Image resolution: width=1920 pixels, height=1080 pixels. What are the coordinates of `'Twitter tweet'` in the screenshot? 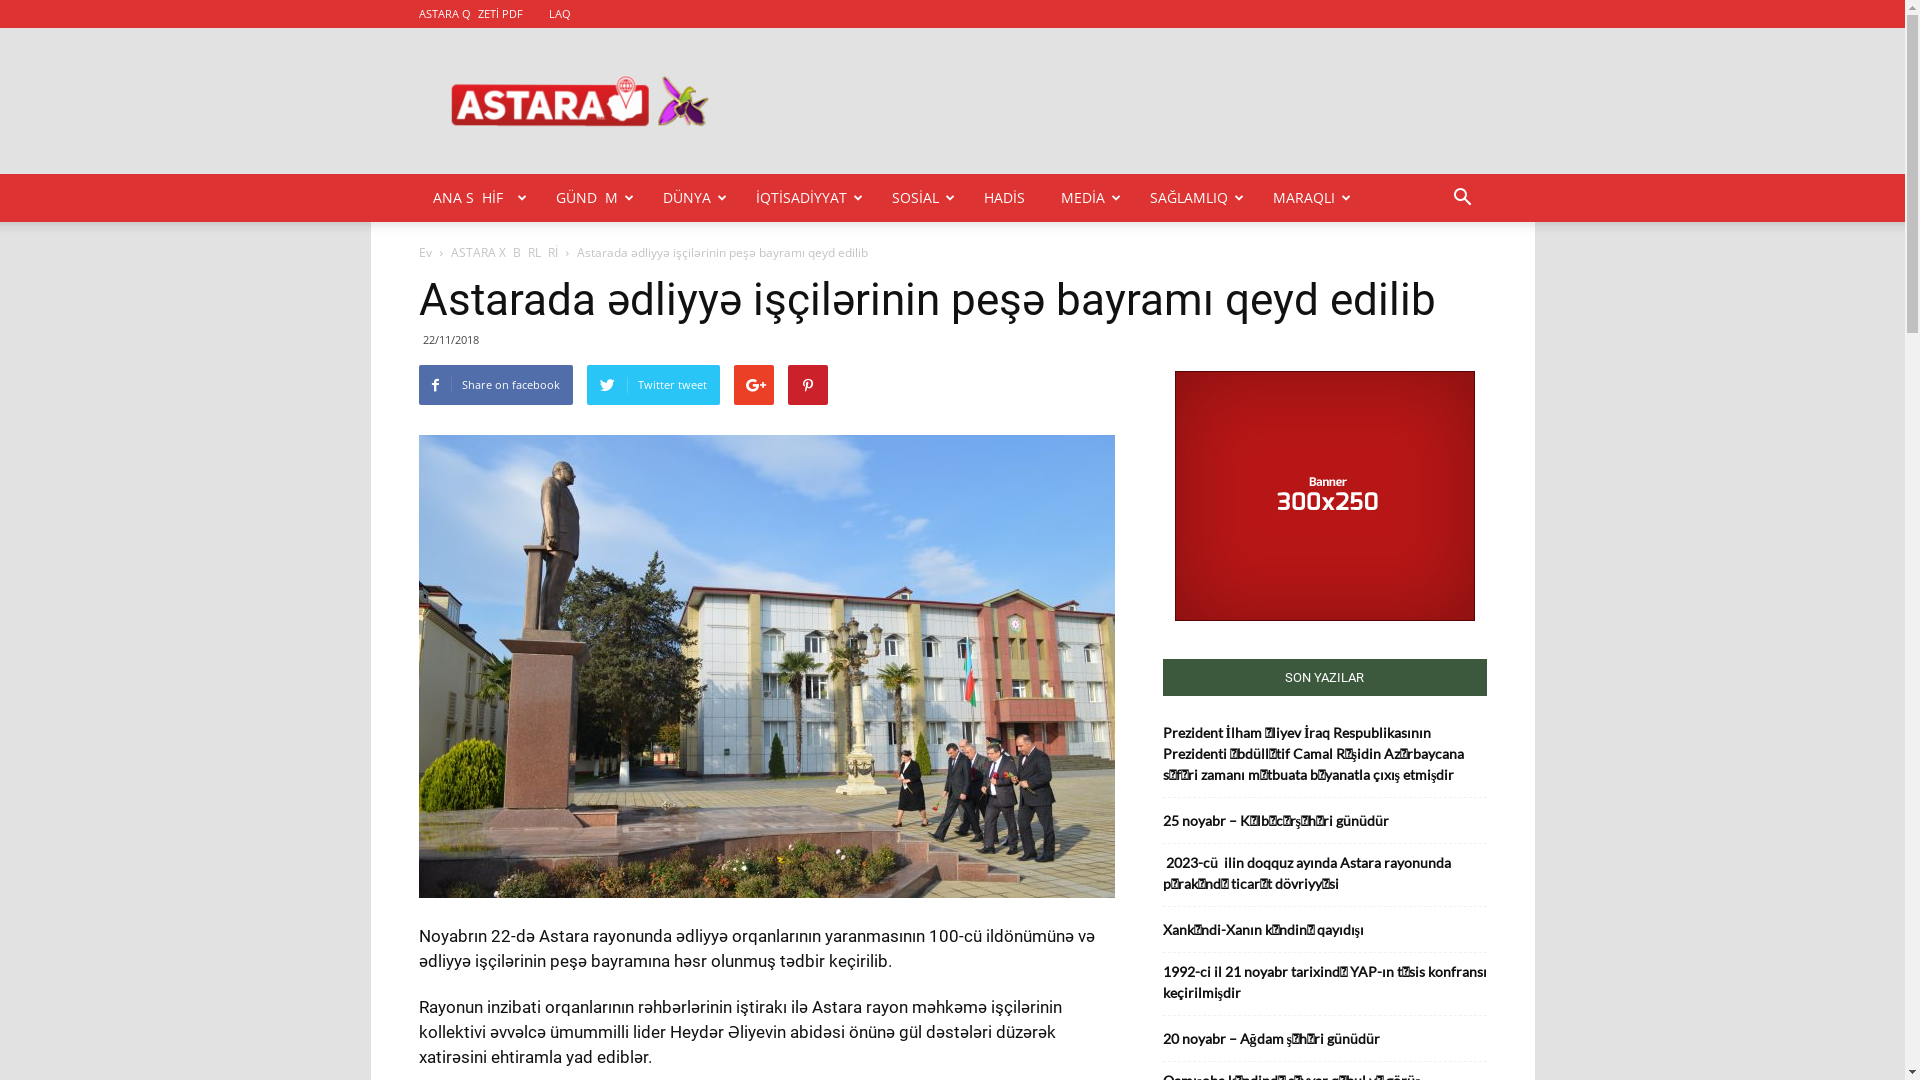 It's located at (652, 385).